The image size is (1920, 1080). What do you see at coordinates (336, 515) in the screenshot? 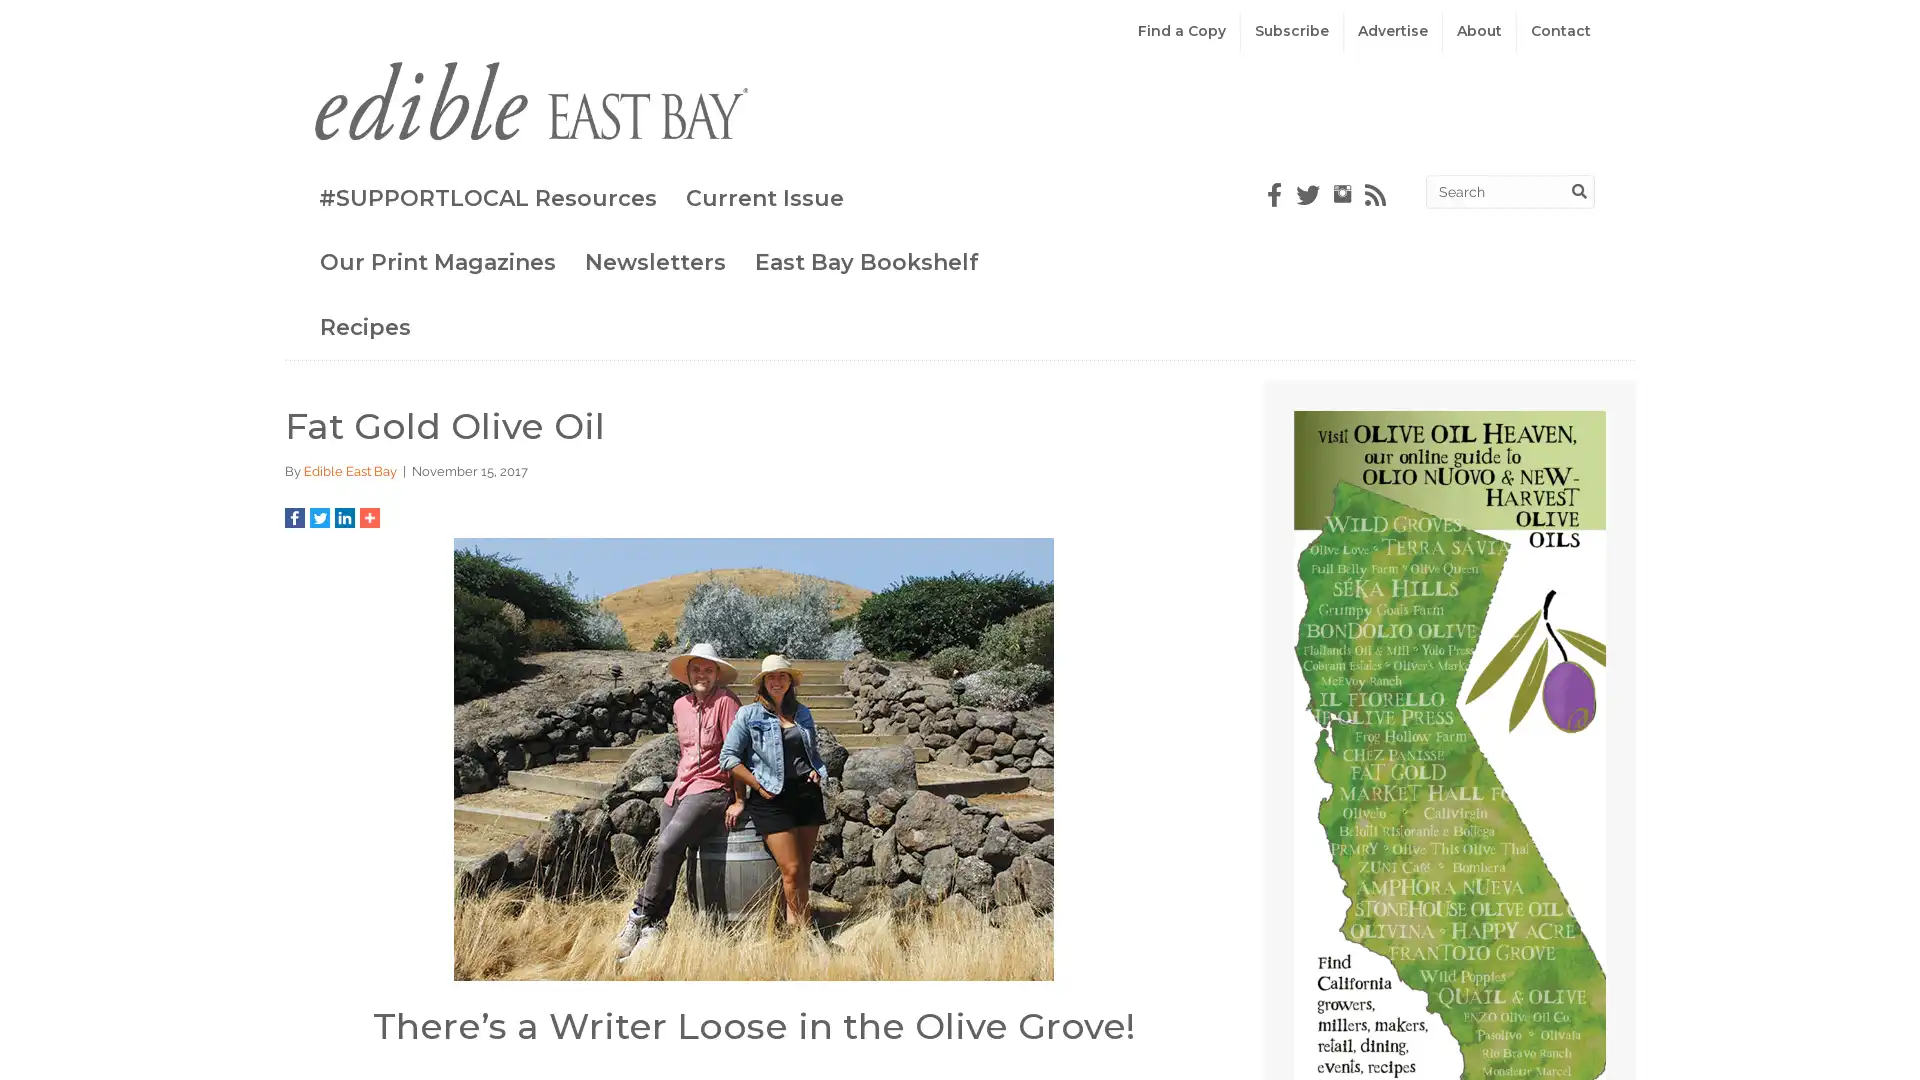
I see `Share to LinkedIn` at bounding box center [336, 515].